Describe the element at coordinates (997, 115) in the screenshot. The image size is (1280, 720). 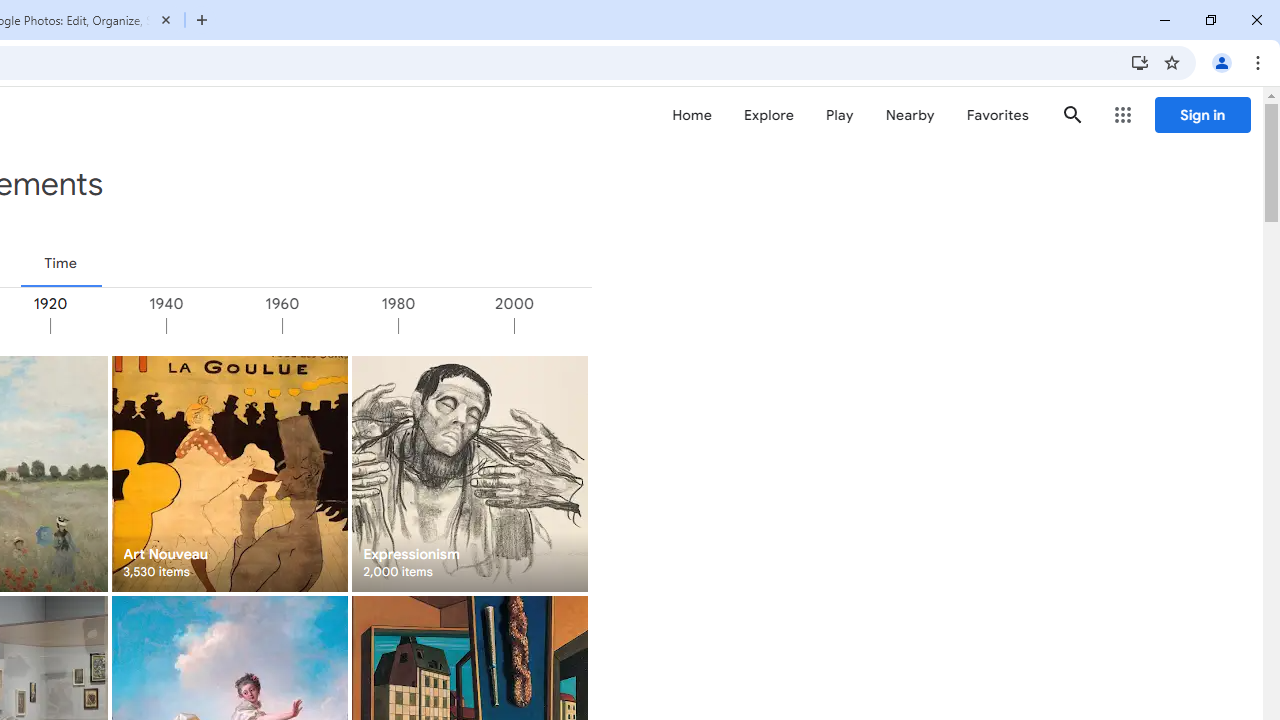
I see `'Favorites'` at that location.